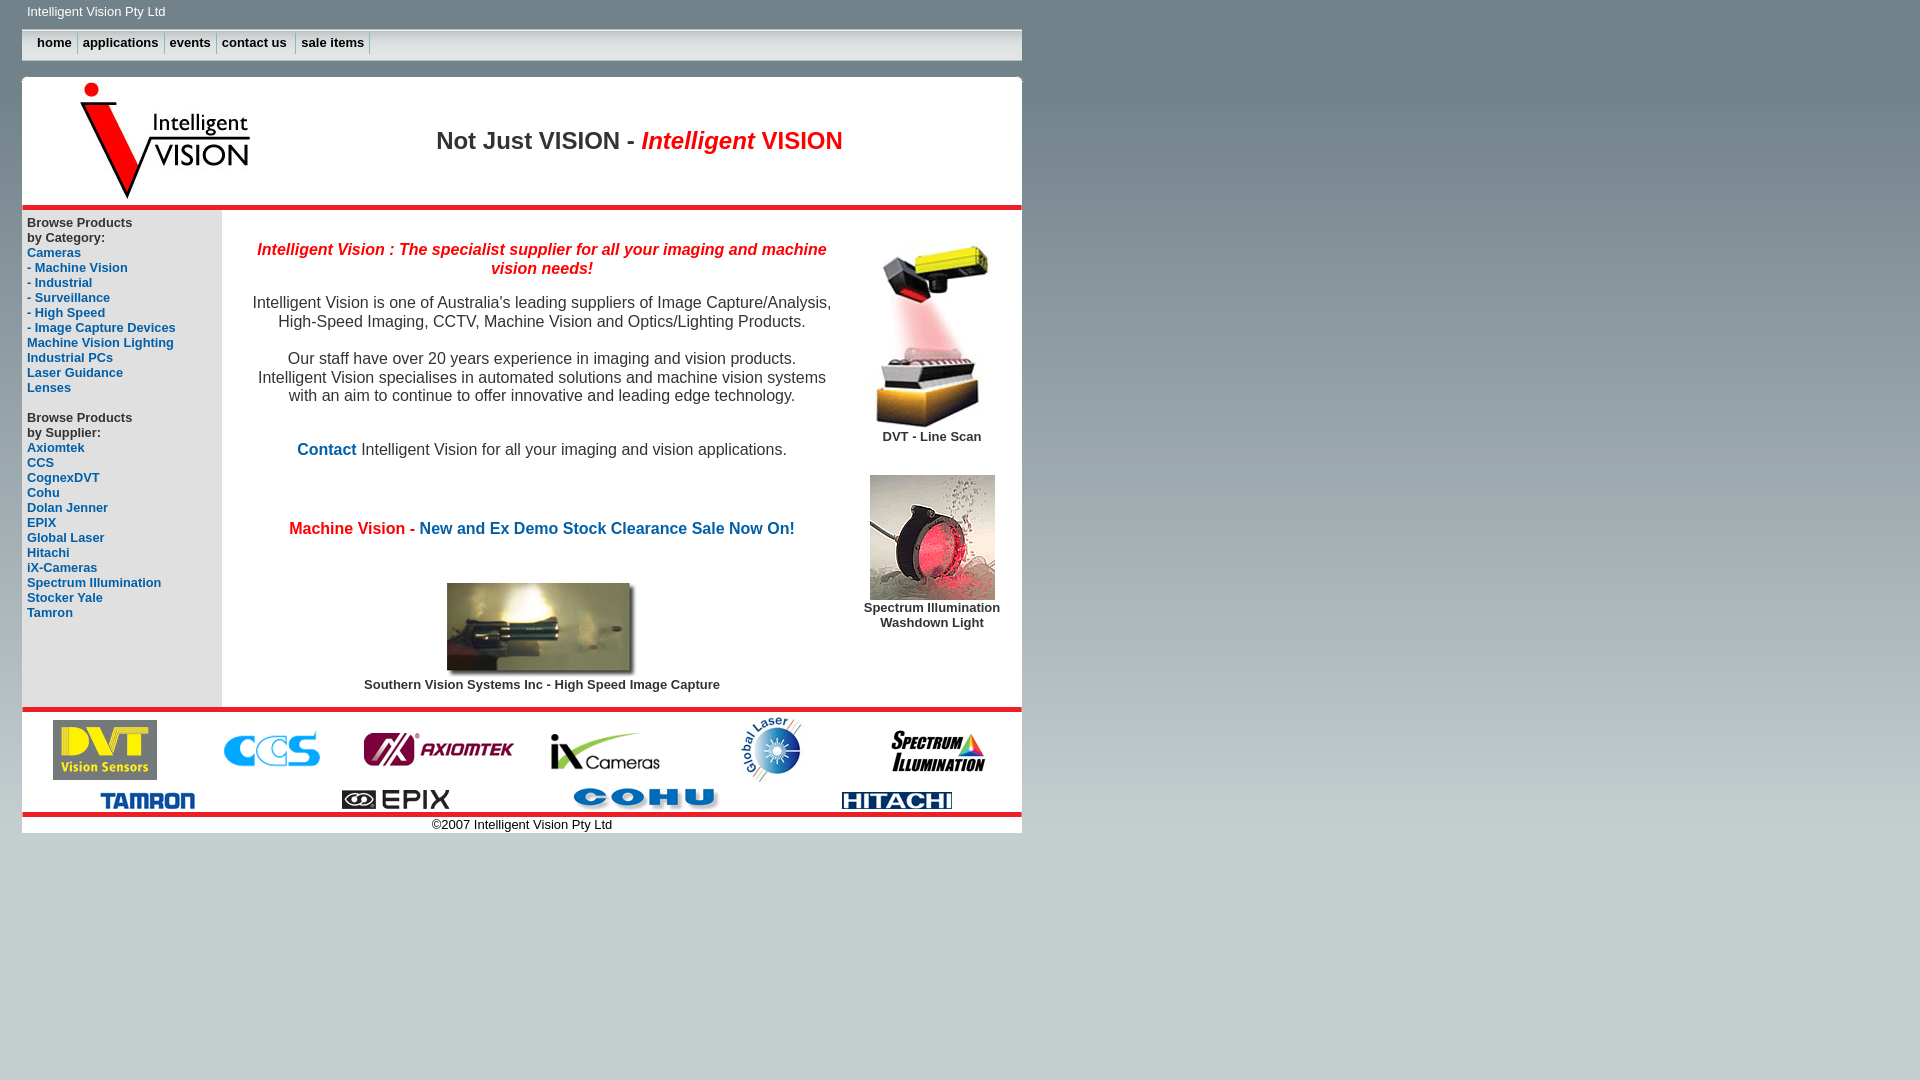  What do you see at coordinates (27, 356) in the screenshot?
I see `'Industrial PCs'` at bounding box center [27, 356].